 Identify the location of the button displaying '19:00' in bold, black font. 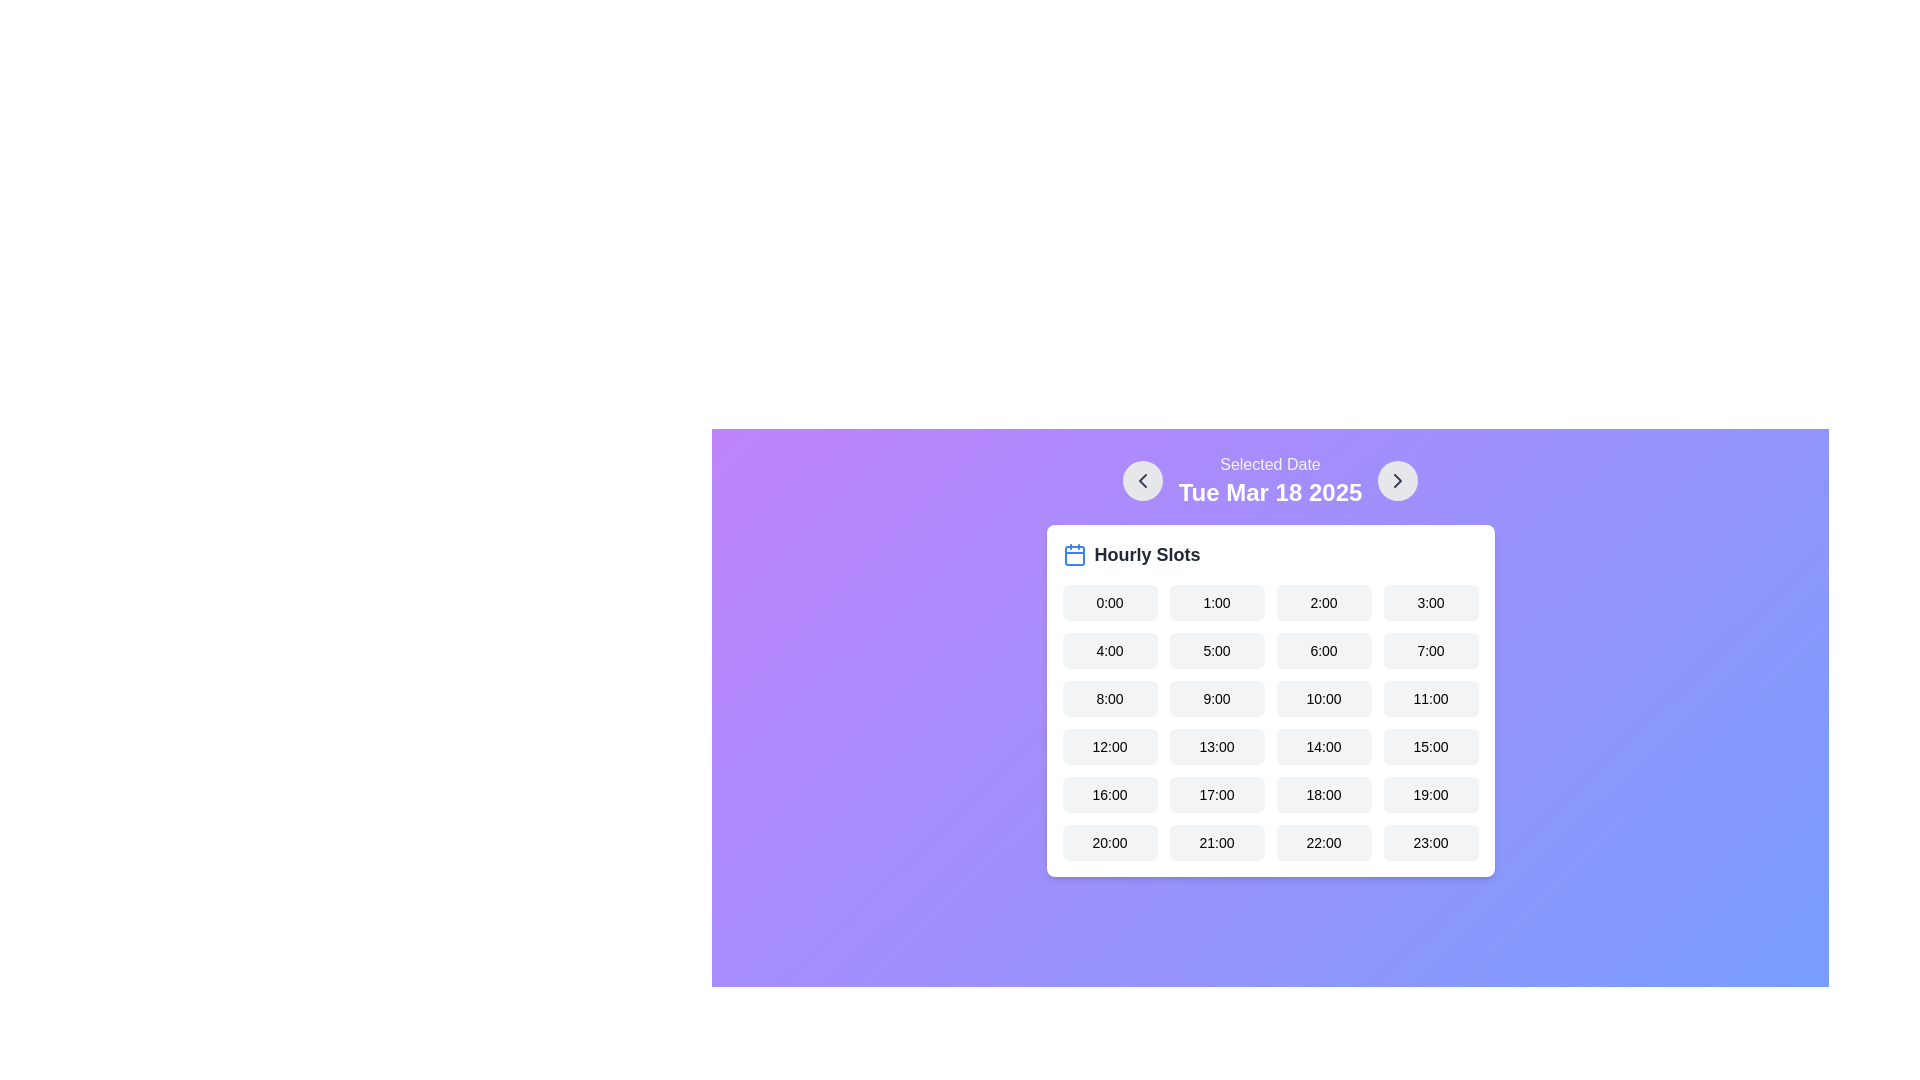
(1429, 793).